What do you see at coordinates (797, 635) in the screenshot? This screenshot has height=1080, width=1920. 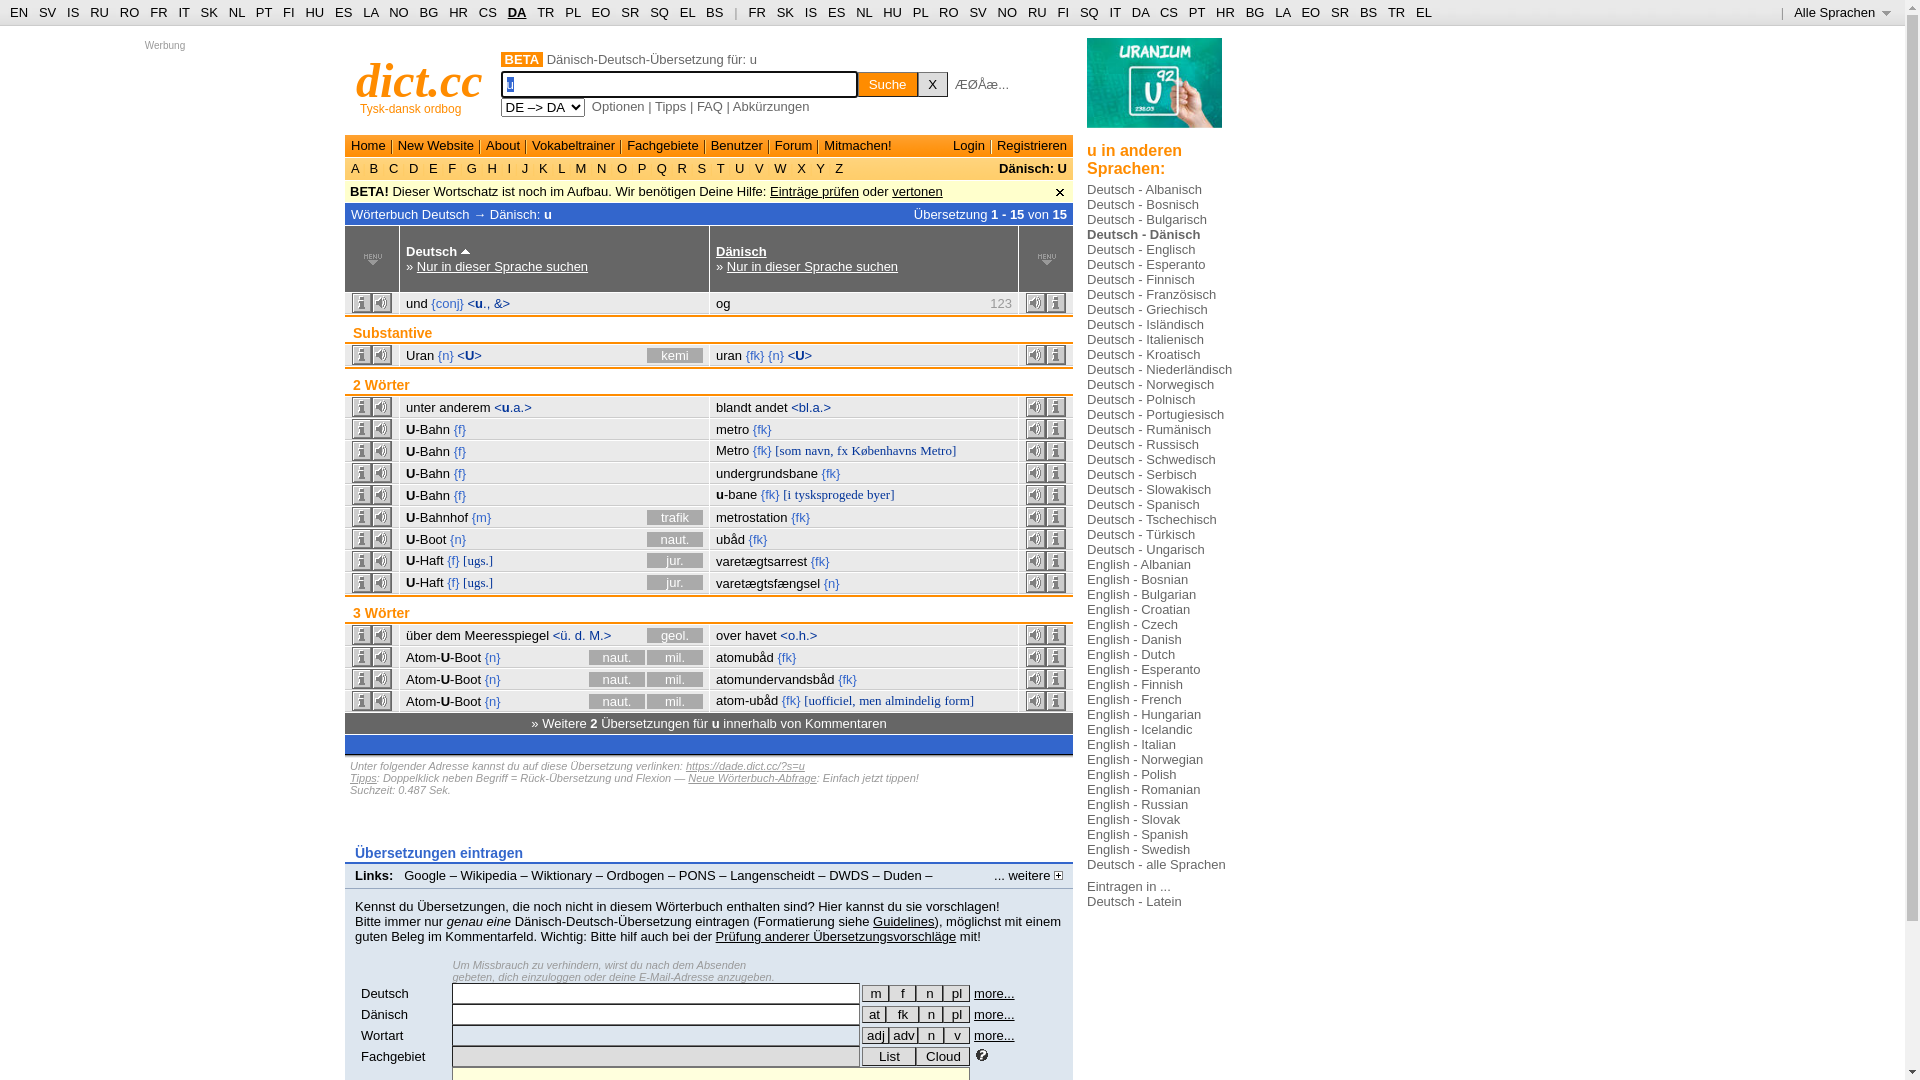 I see `'<o.h.>'` at bounding box center [797, 635].